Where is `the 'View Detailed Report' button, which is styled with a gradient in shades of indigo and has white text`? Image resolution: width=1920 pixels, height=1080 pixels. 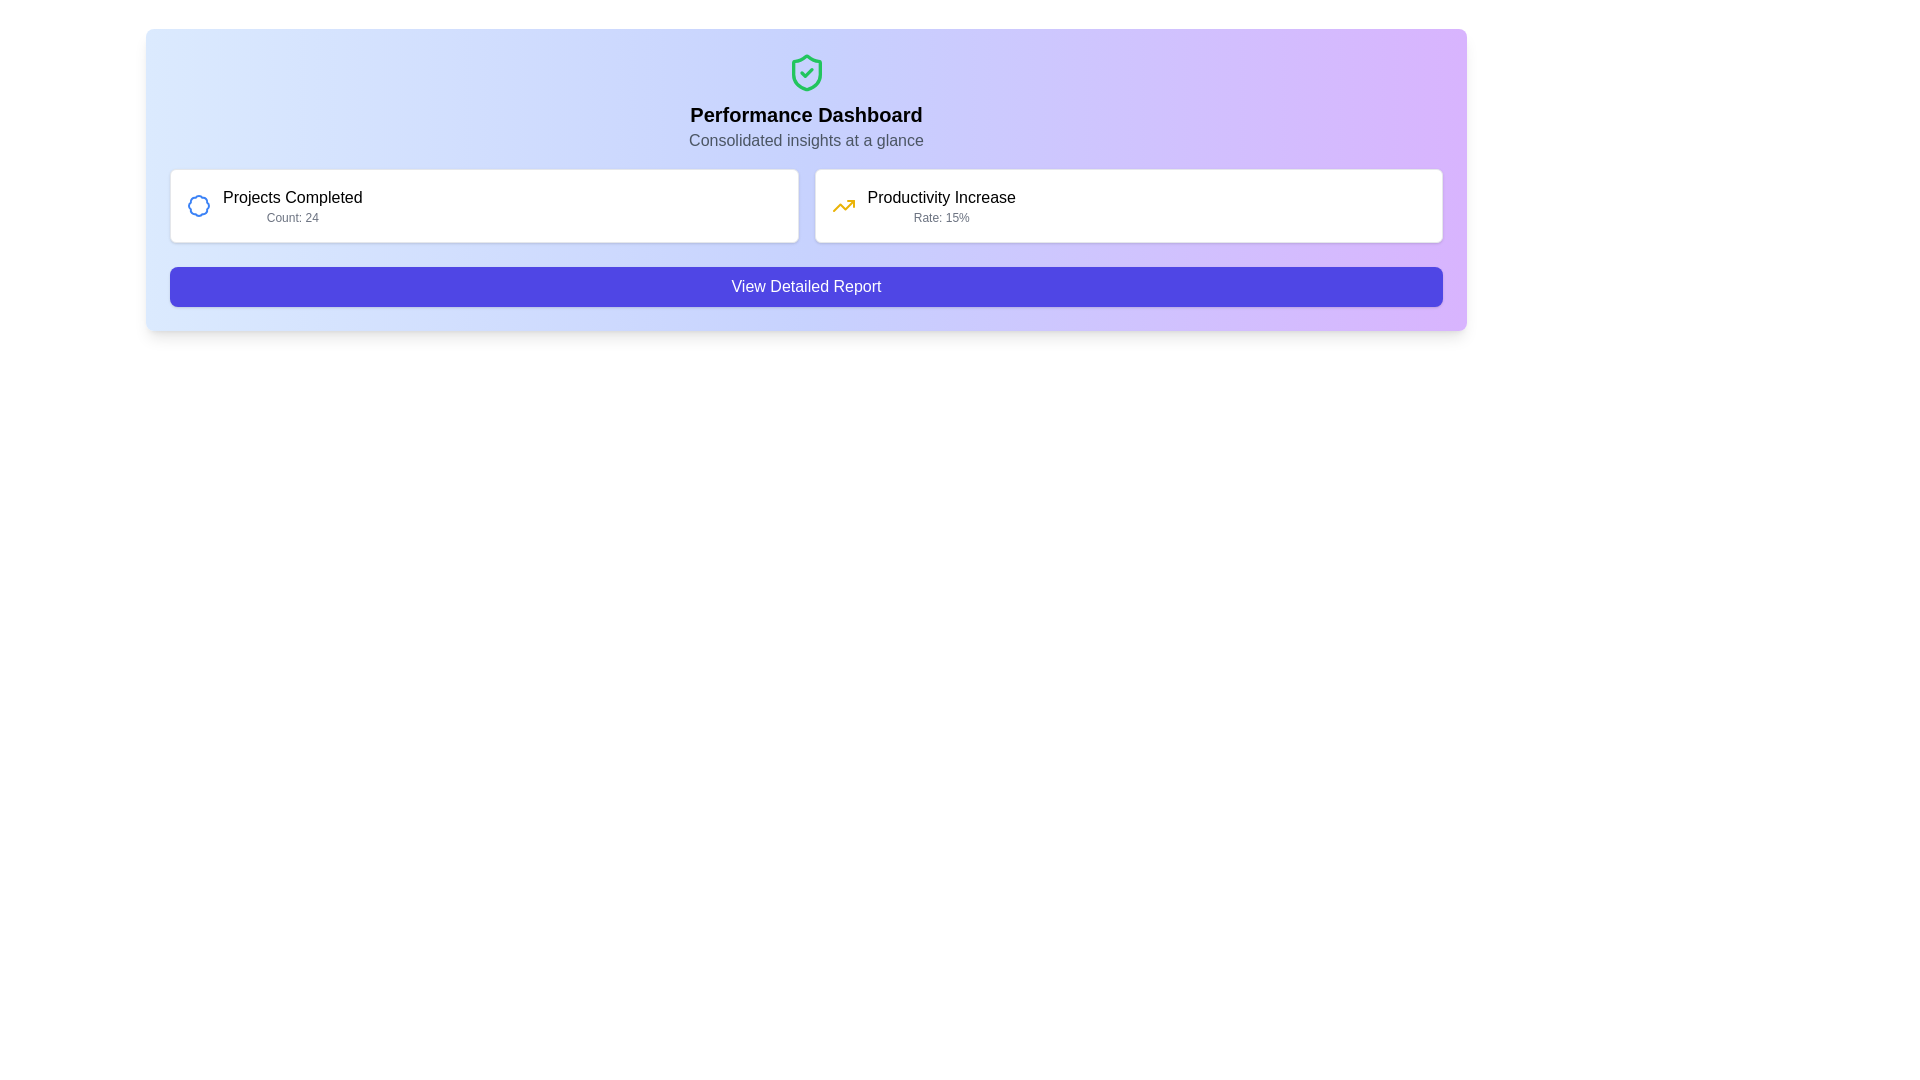
the 'View Detailed Report' button, which is styled with a gradient in shades of indigo and has white text is located at coordinates (806, 286).